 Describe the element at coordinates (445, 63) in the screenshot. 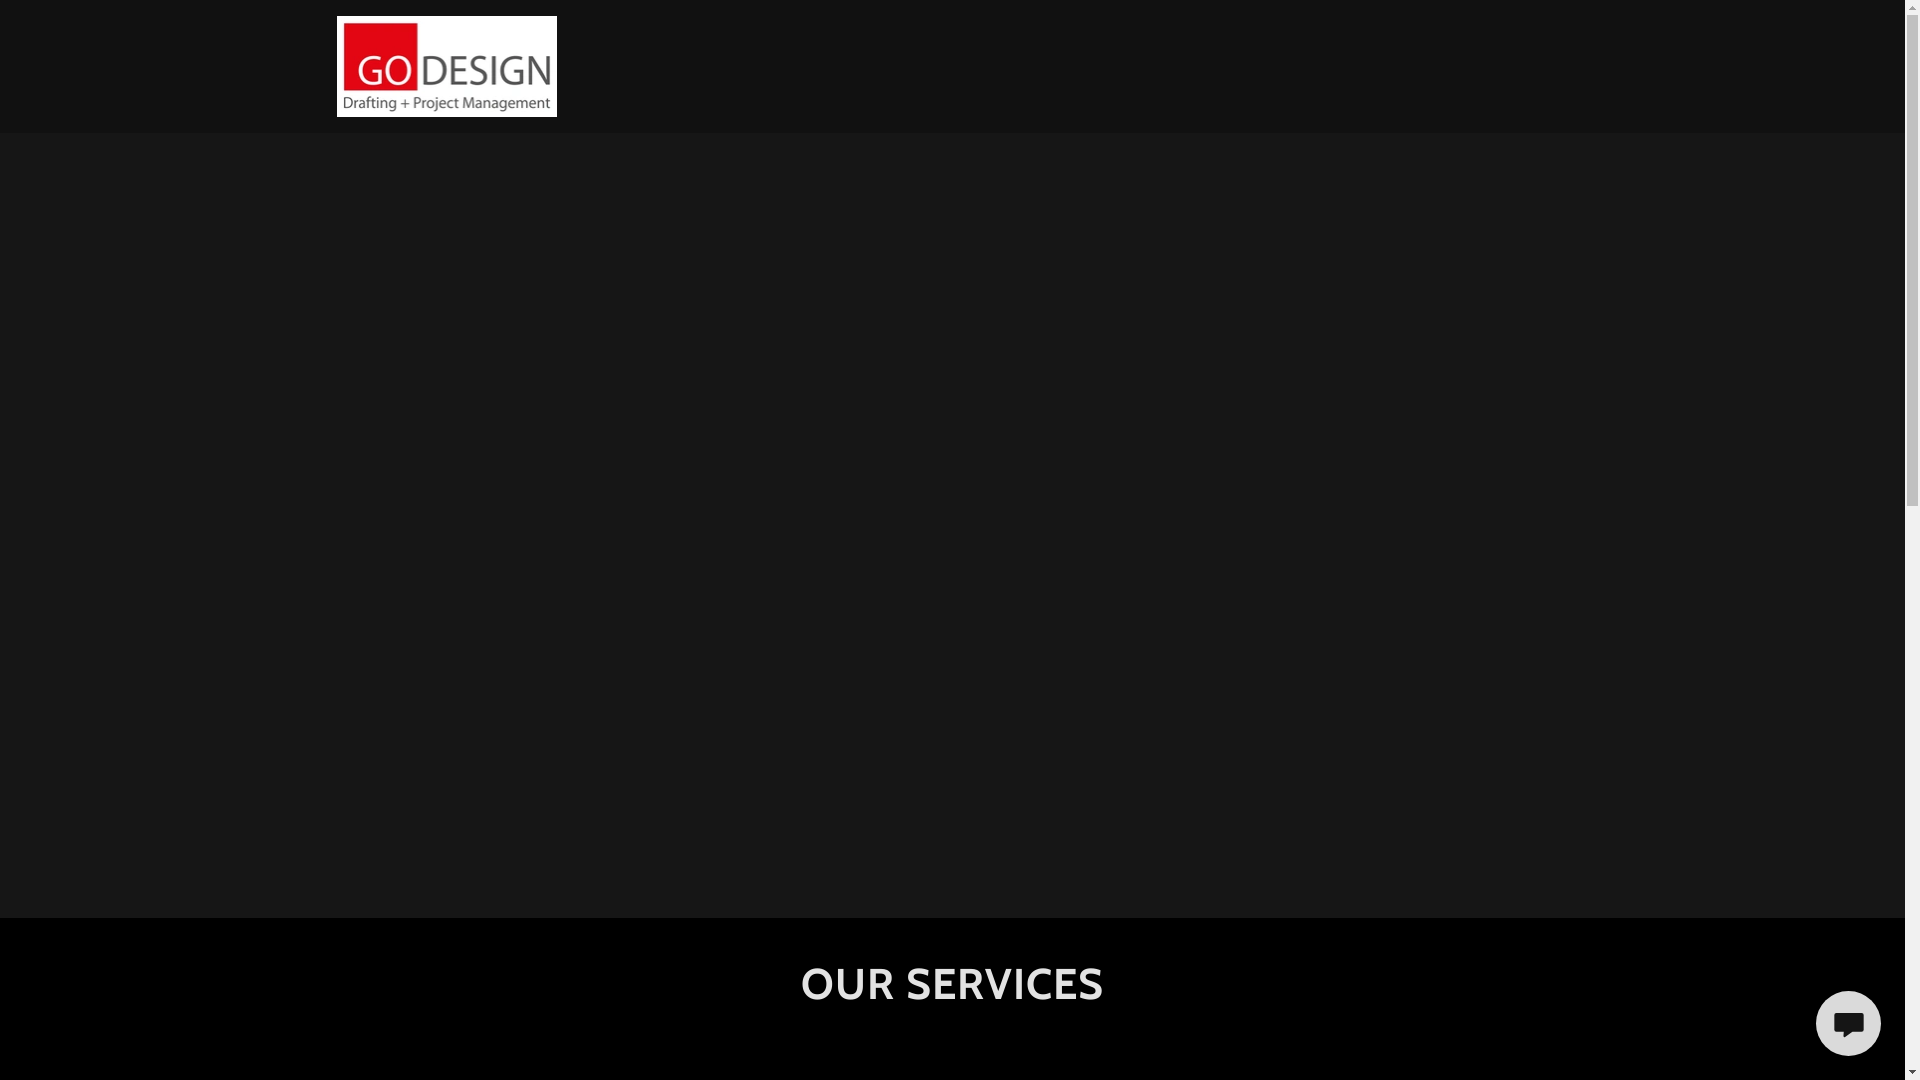

I see `'Fuller Group'` at that location.